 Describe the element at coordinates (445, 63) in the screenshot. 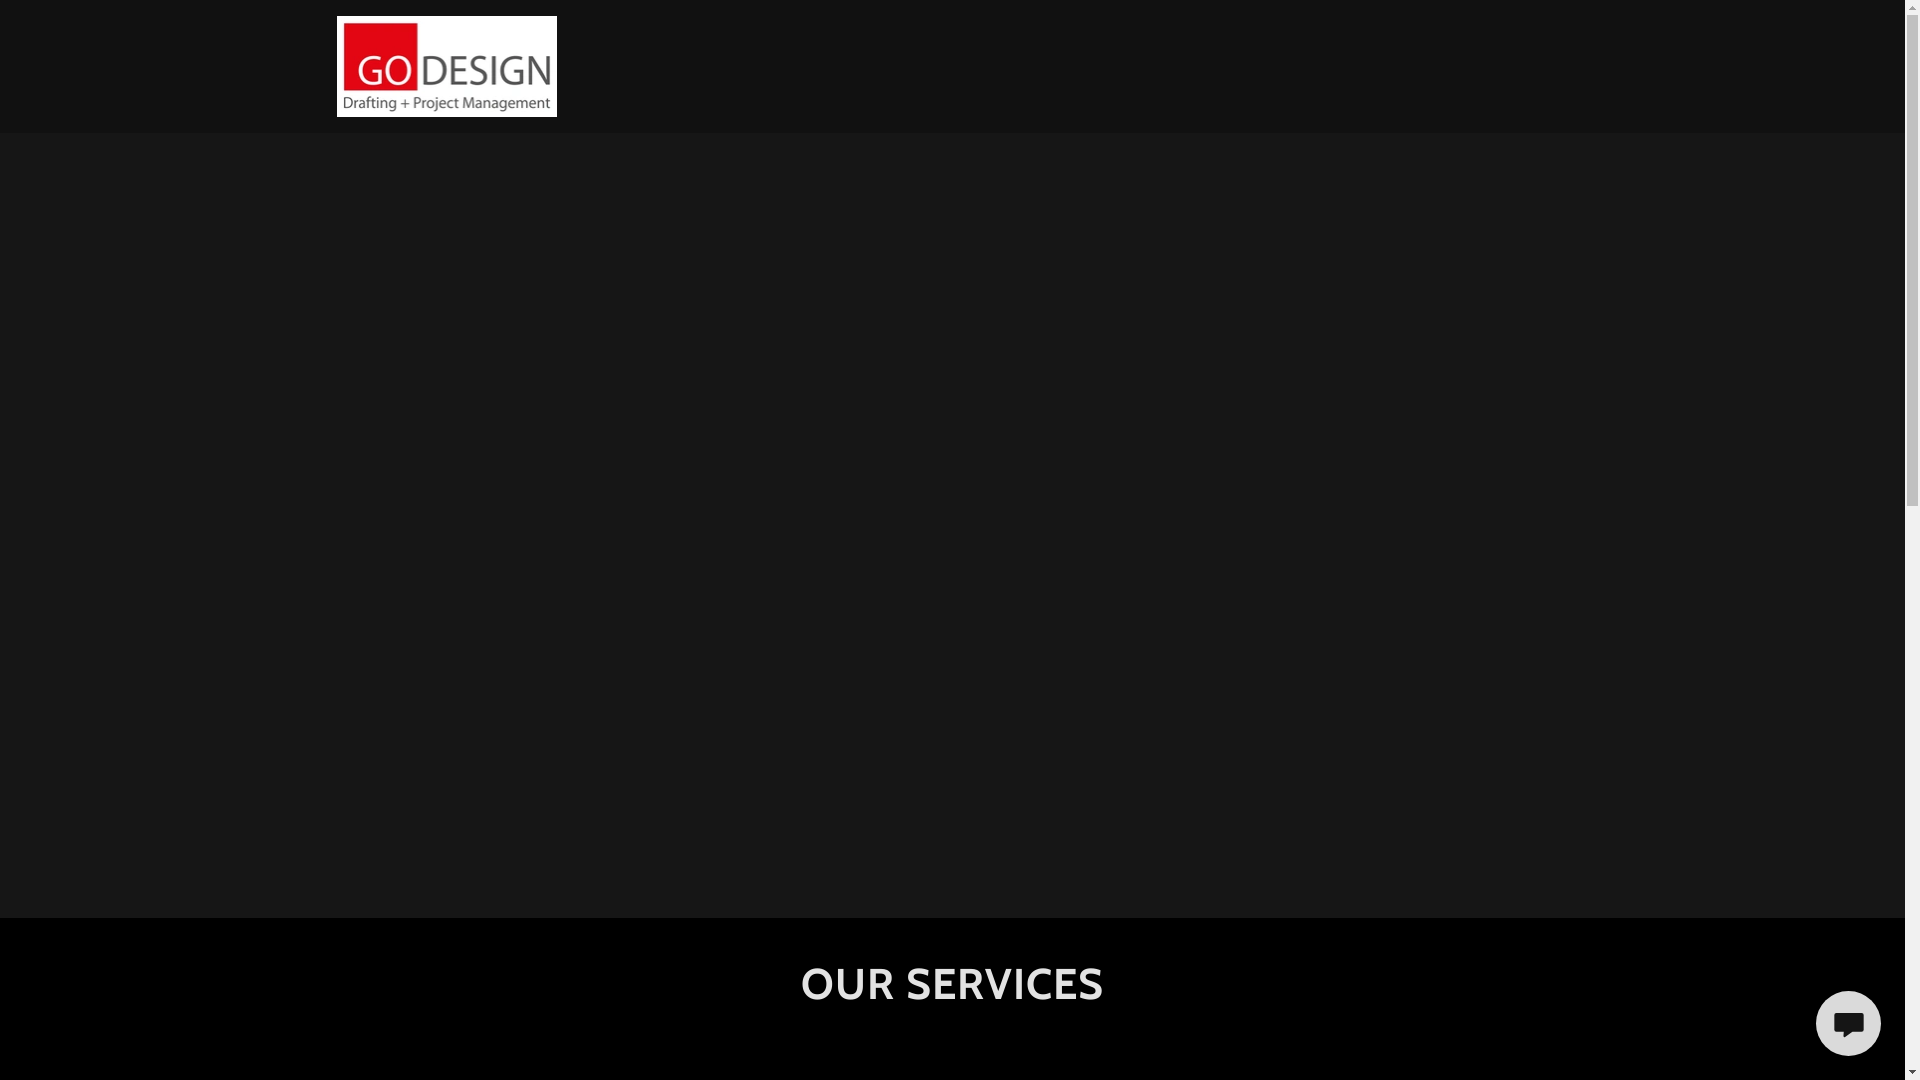

I see `'Fuller Group'` at that location.